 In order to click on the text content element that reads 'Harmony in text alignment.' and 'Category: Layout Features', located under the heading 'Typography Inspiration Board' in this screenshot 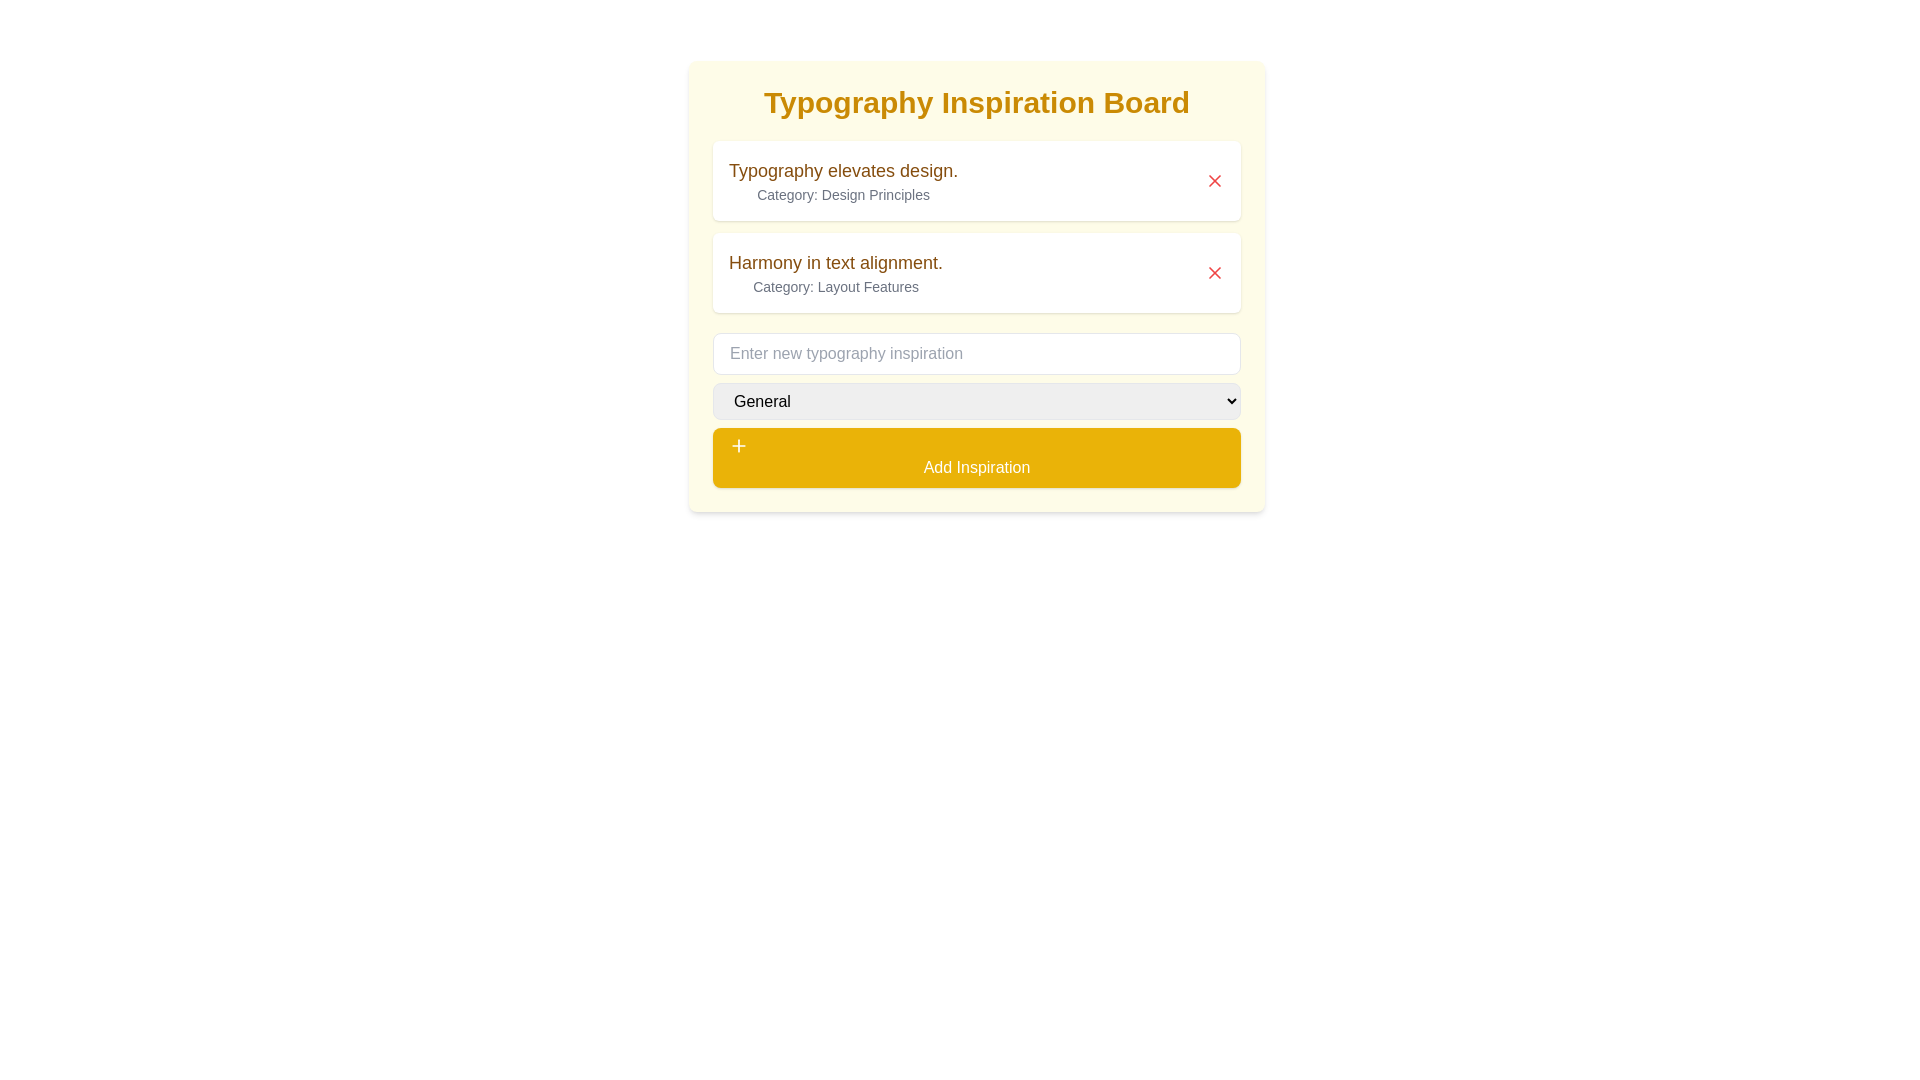, I will do `click(835, 273)`.